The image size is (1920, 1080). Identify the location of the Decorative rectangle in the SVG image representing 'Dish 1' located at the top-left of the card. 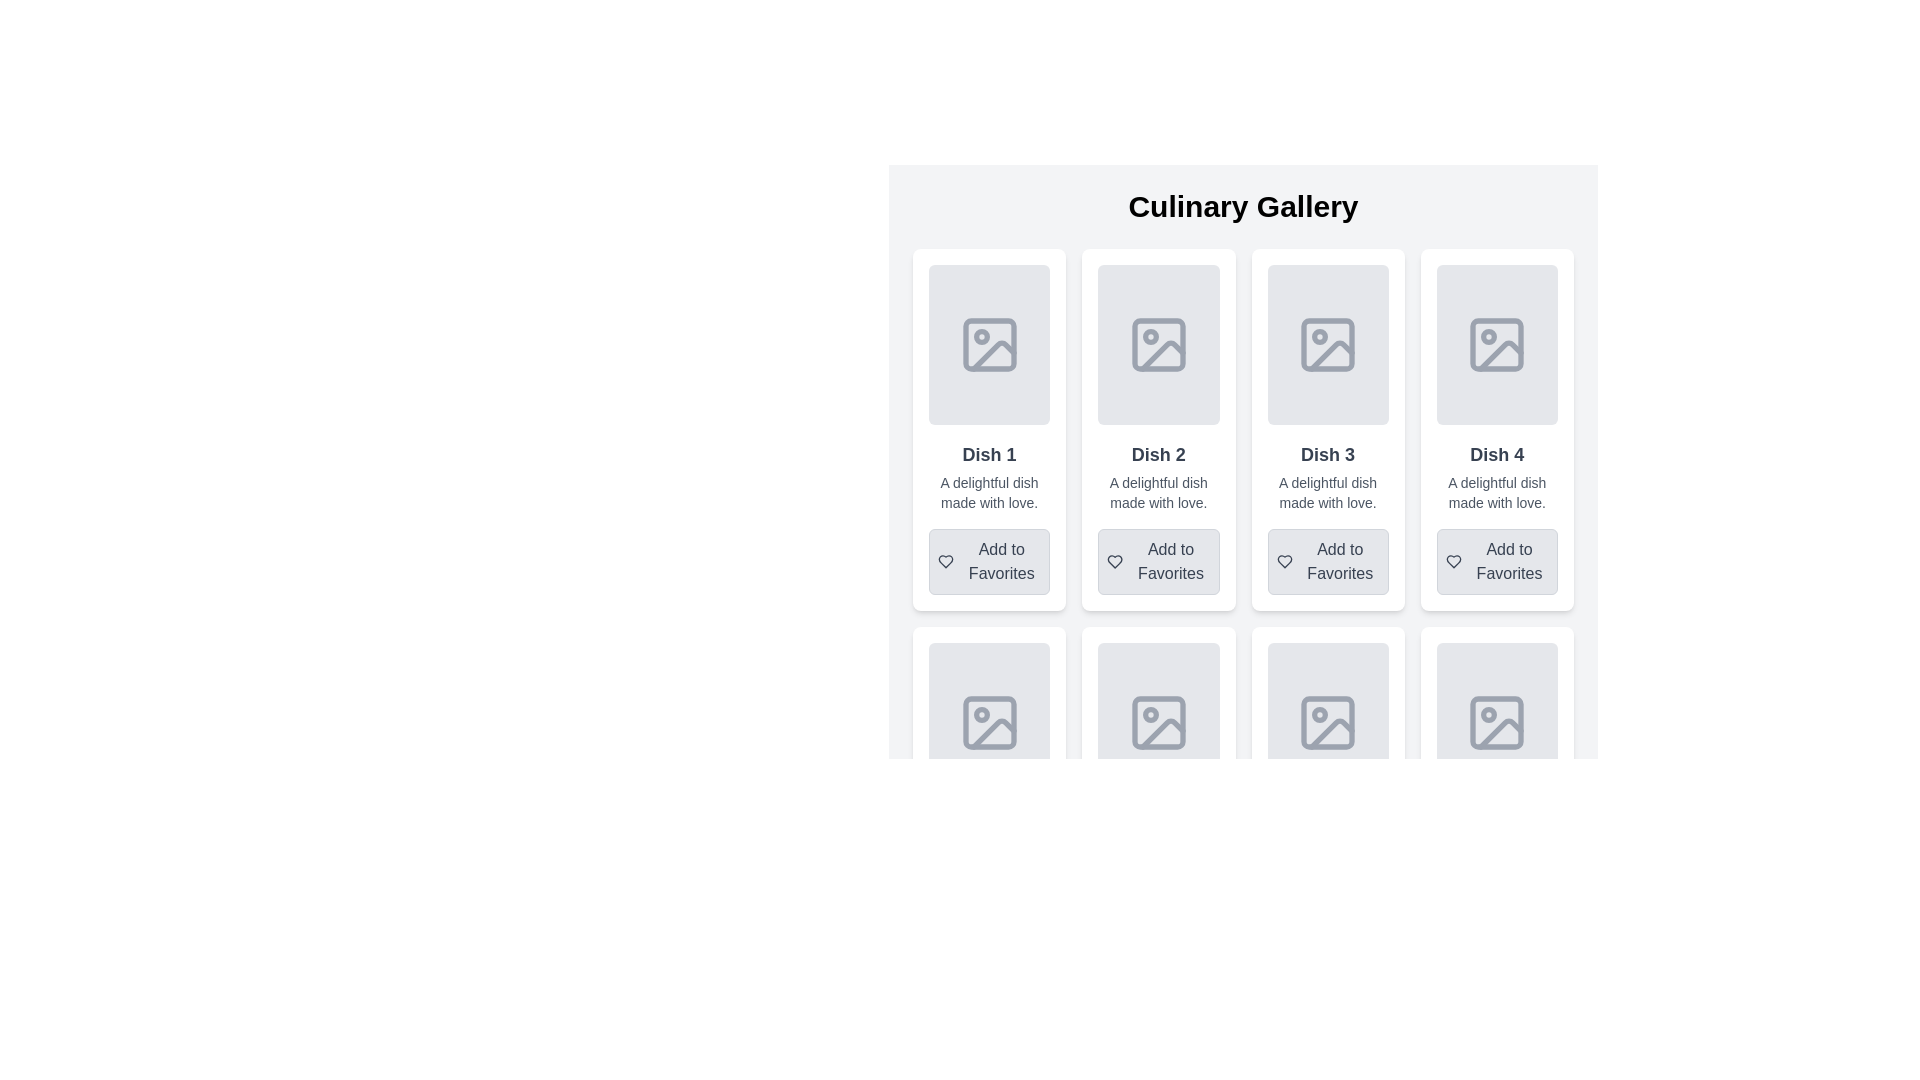
(989, 343).